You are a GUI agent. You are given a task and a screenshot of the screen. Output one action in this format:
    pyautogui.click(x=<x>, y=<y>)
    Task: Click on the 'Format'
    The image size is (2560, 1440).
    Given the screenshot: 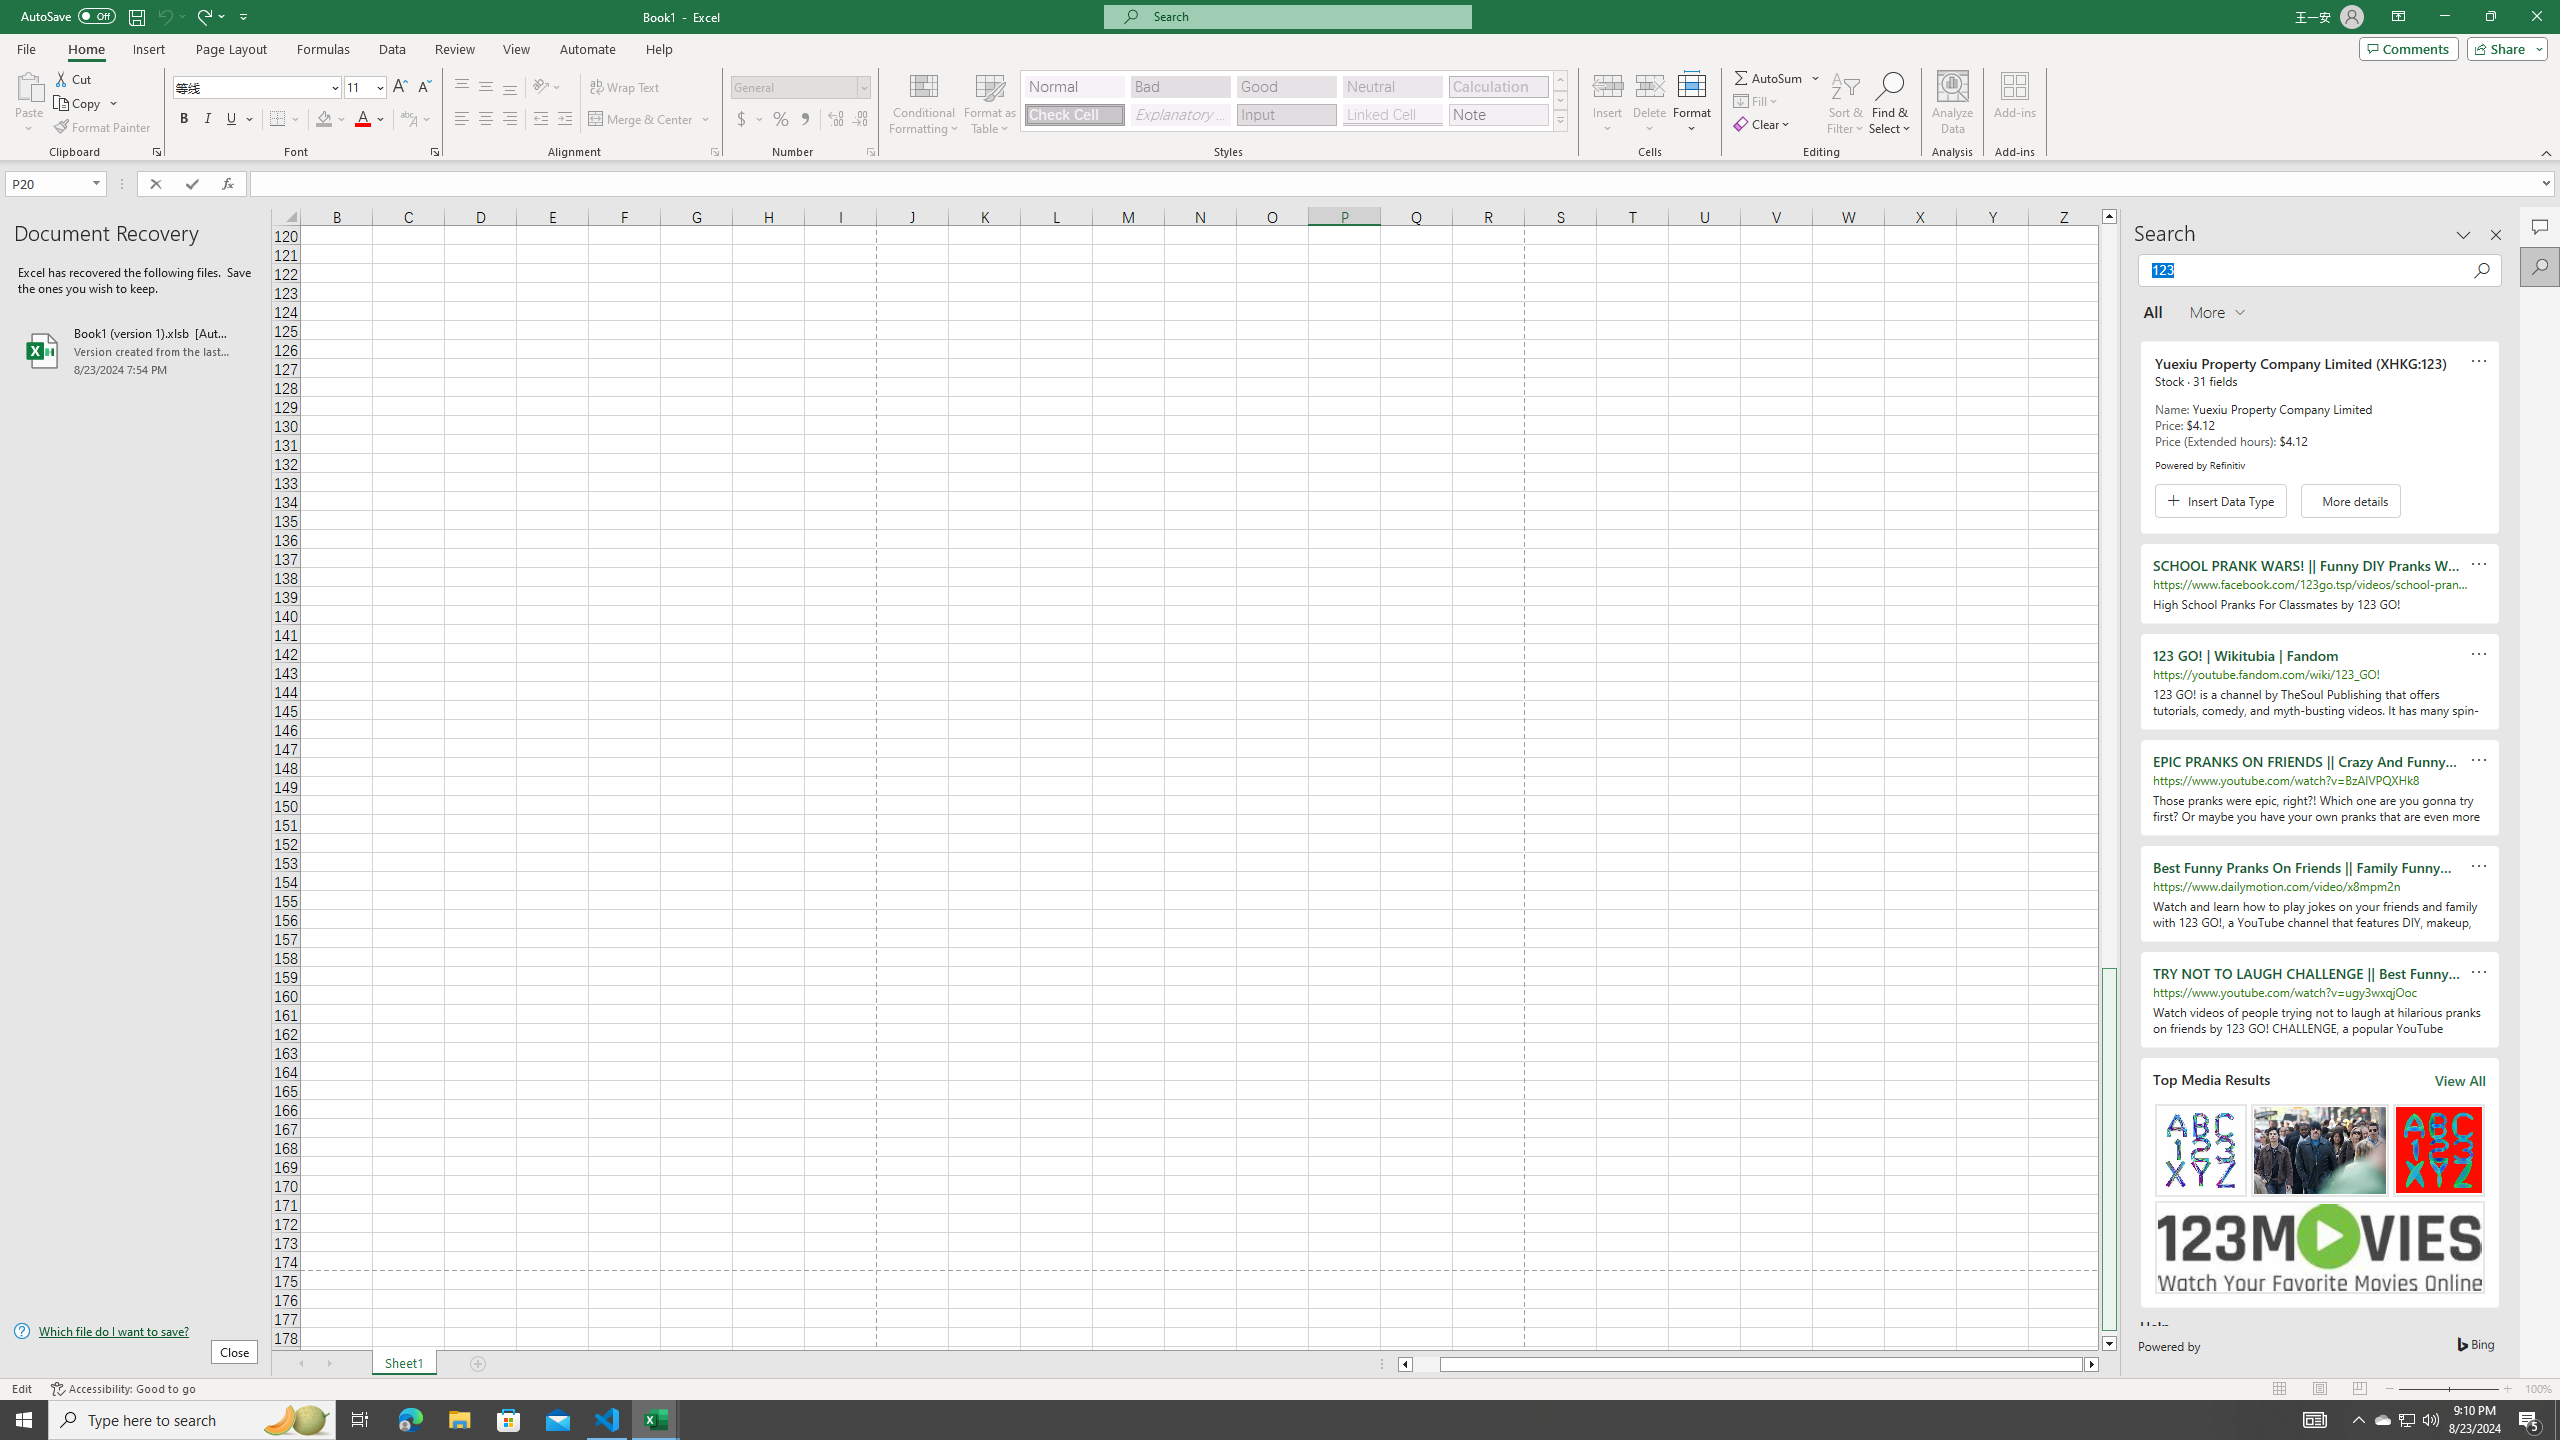 What is the action you would take?
    pyautogui.click(x=1692, y=103)
    